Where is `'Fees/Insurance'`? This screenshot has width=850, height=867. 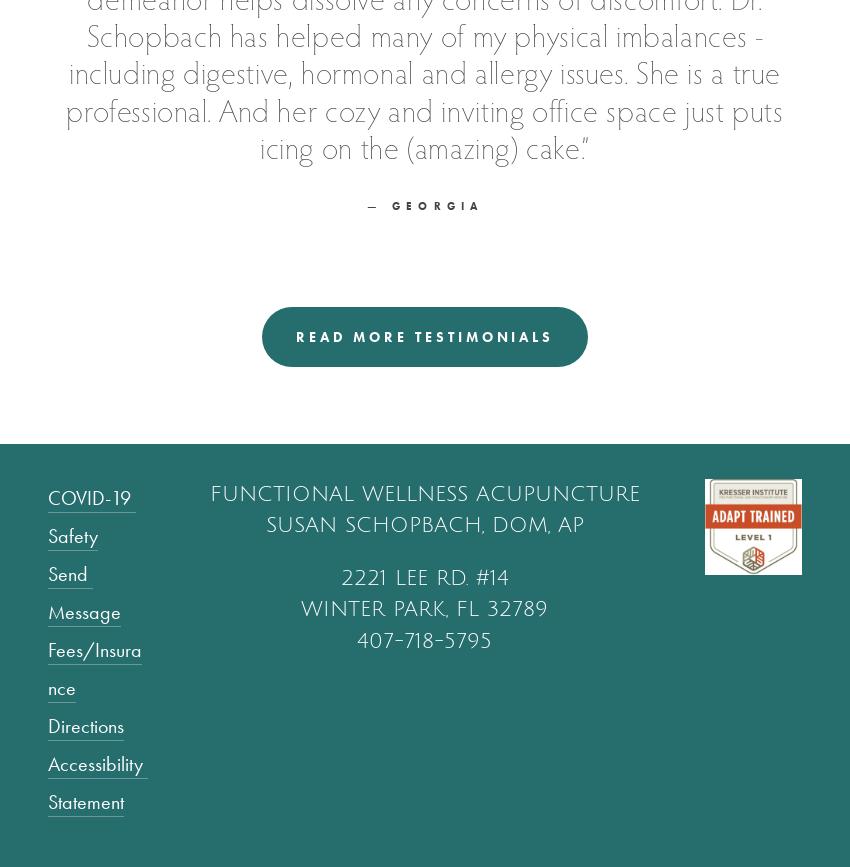 'Fees/Insurance' is located at coordinates (94, 667).